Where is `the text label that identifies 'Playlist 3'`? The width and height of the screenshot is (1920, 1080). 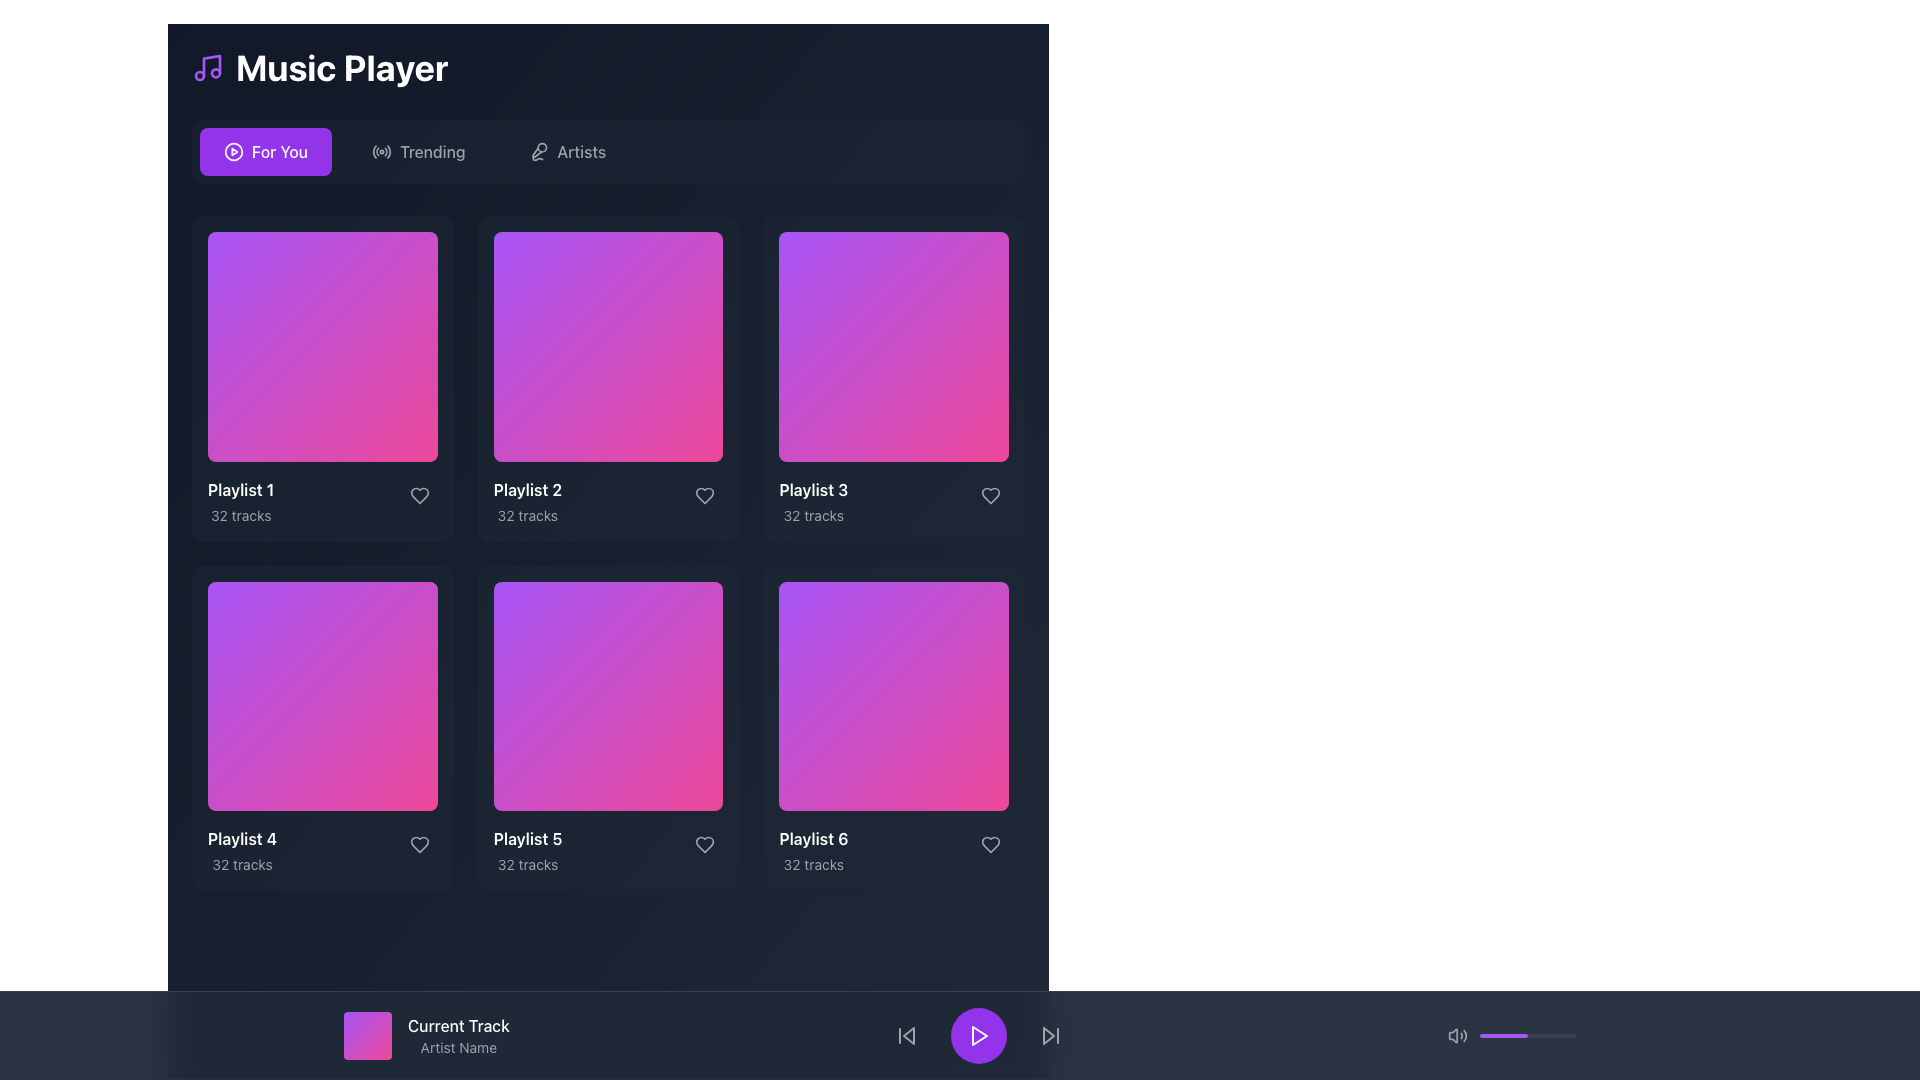 the text label that identifies 'Playlist 3' is located at coordinates (813, 489).